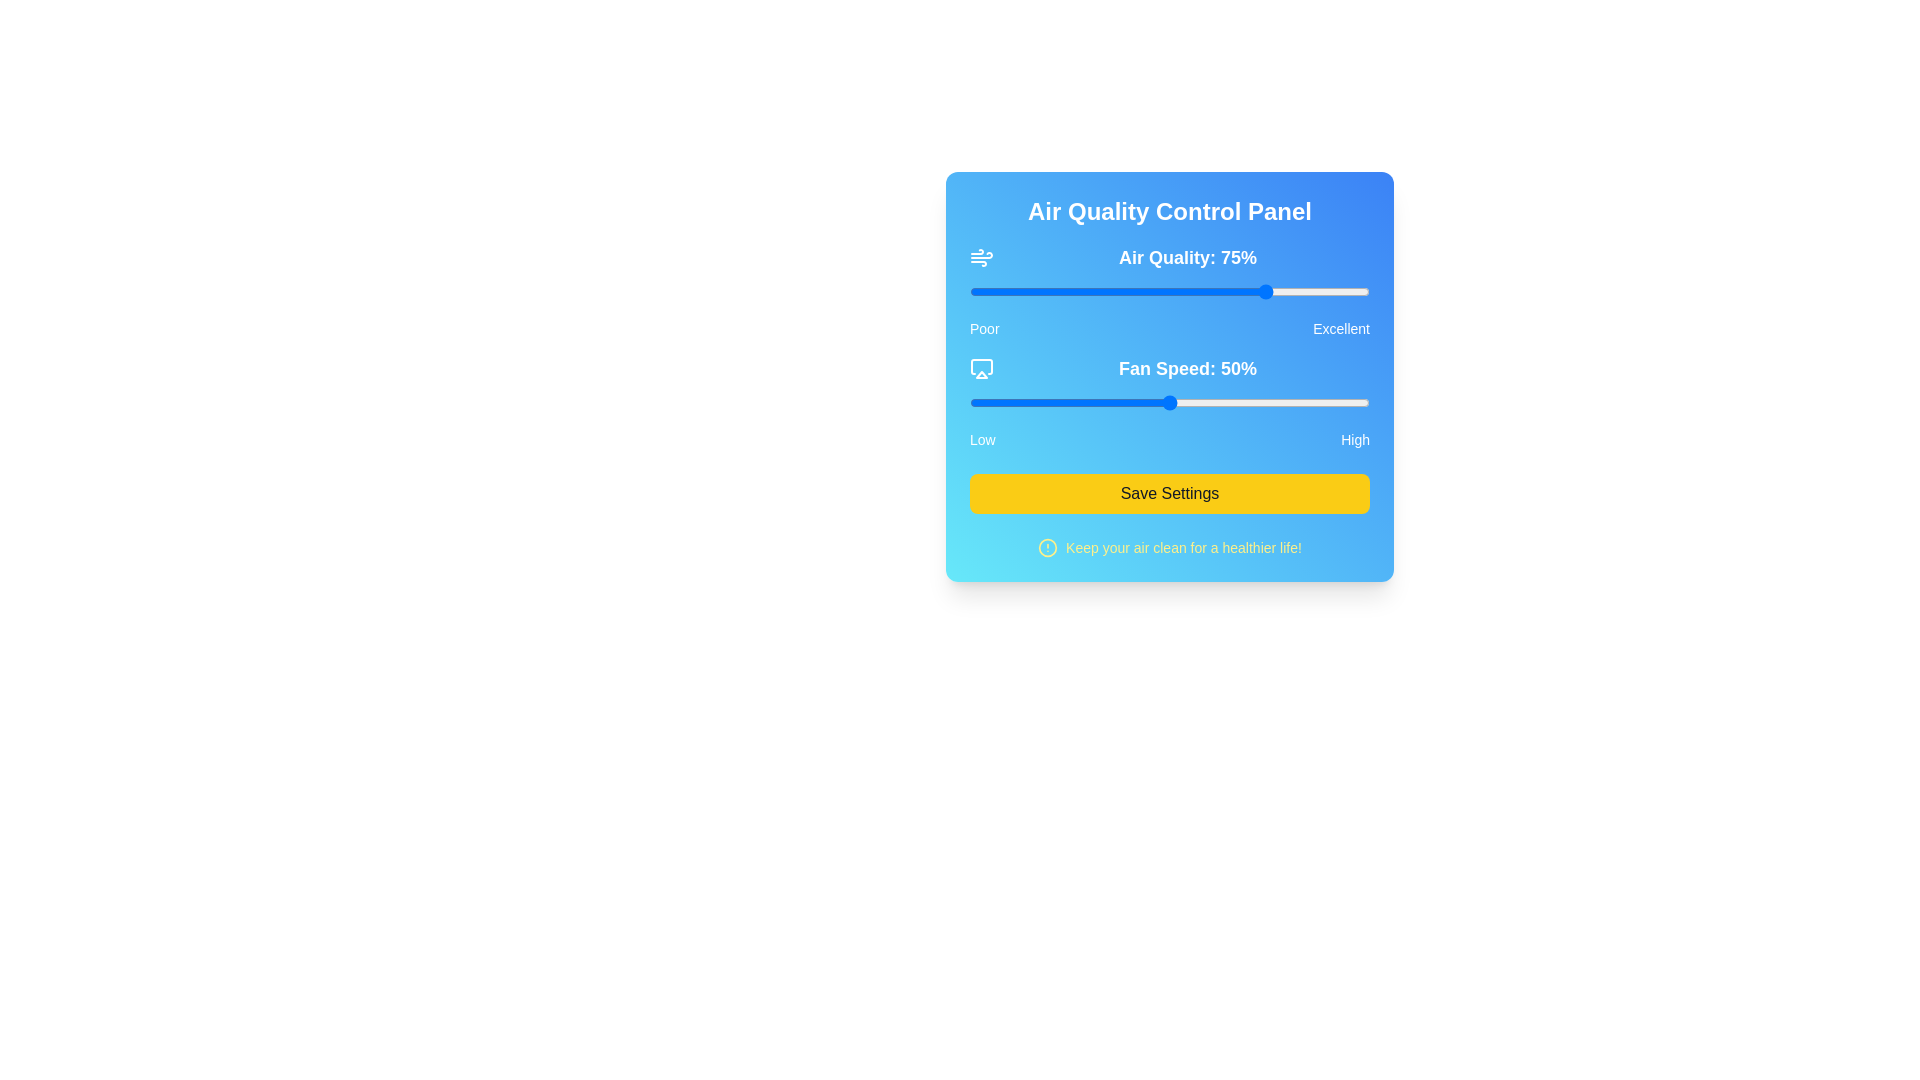 The width and height of the screenshot is (1920, 1080). Describe the element at coordinates (982, 292) in the screenshot. I see `air quality` at that location.